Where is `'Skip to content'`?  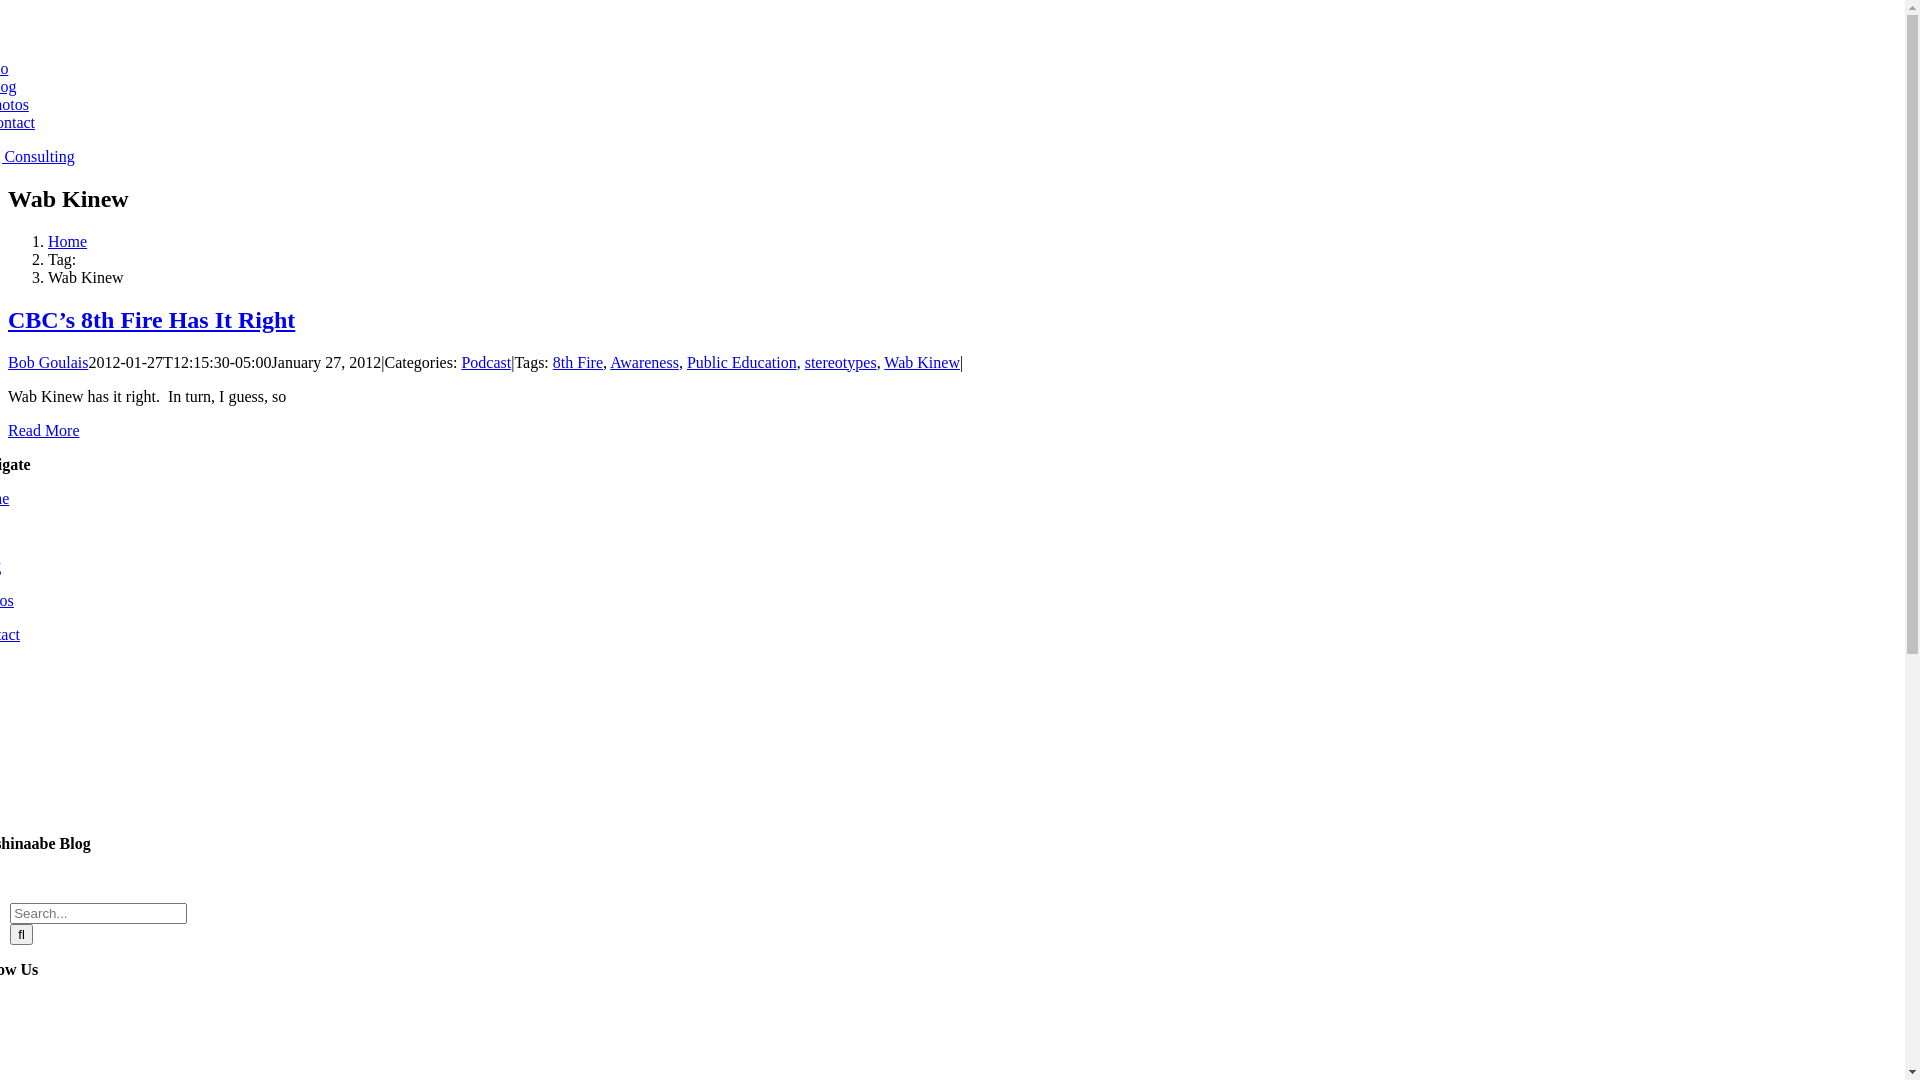 'Skip to content' is located at coordinates (7, 7).